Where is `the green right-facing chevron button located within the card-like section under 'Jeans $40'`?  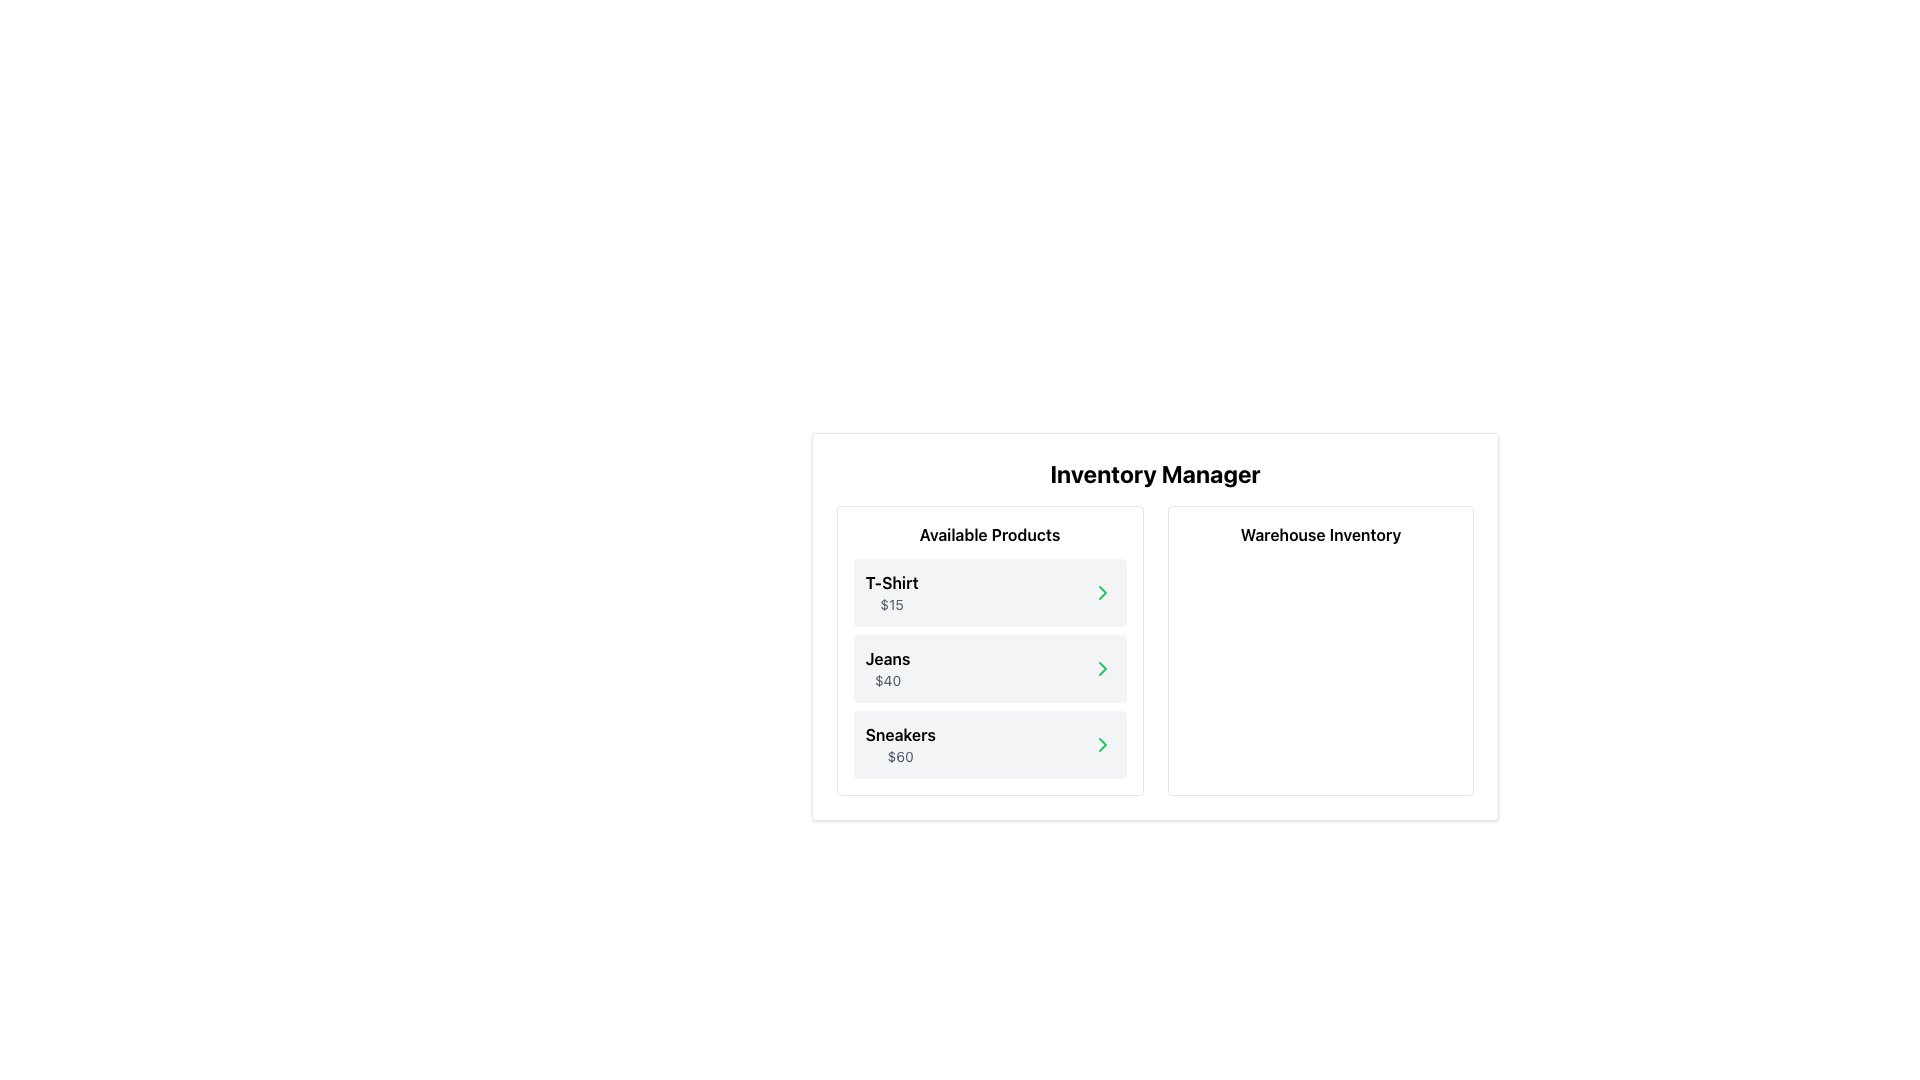
the green right-facing chevron button located within the card-like section under 'Jeans $40' is located at coordinates (1101, 668).